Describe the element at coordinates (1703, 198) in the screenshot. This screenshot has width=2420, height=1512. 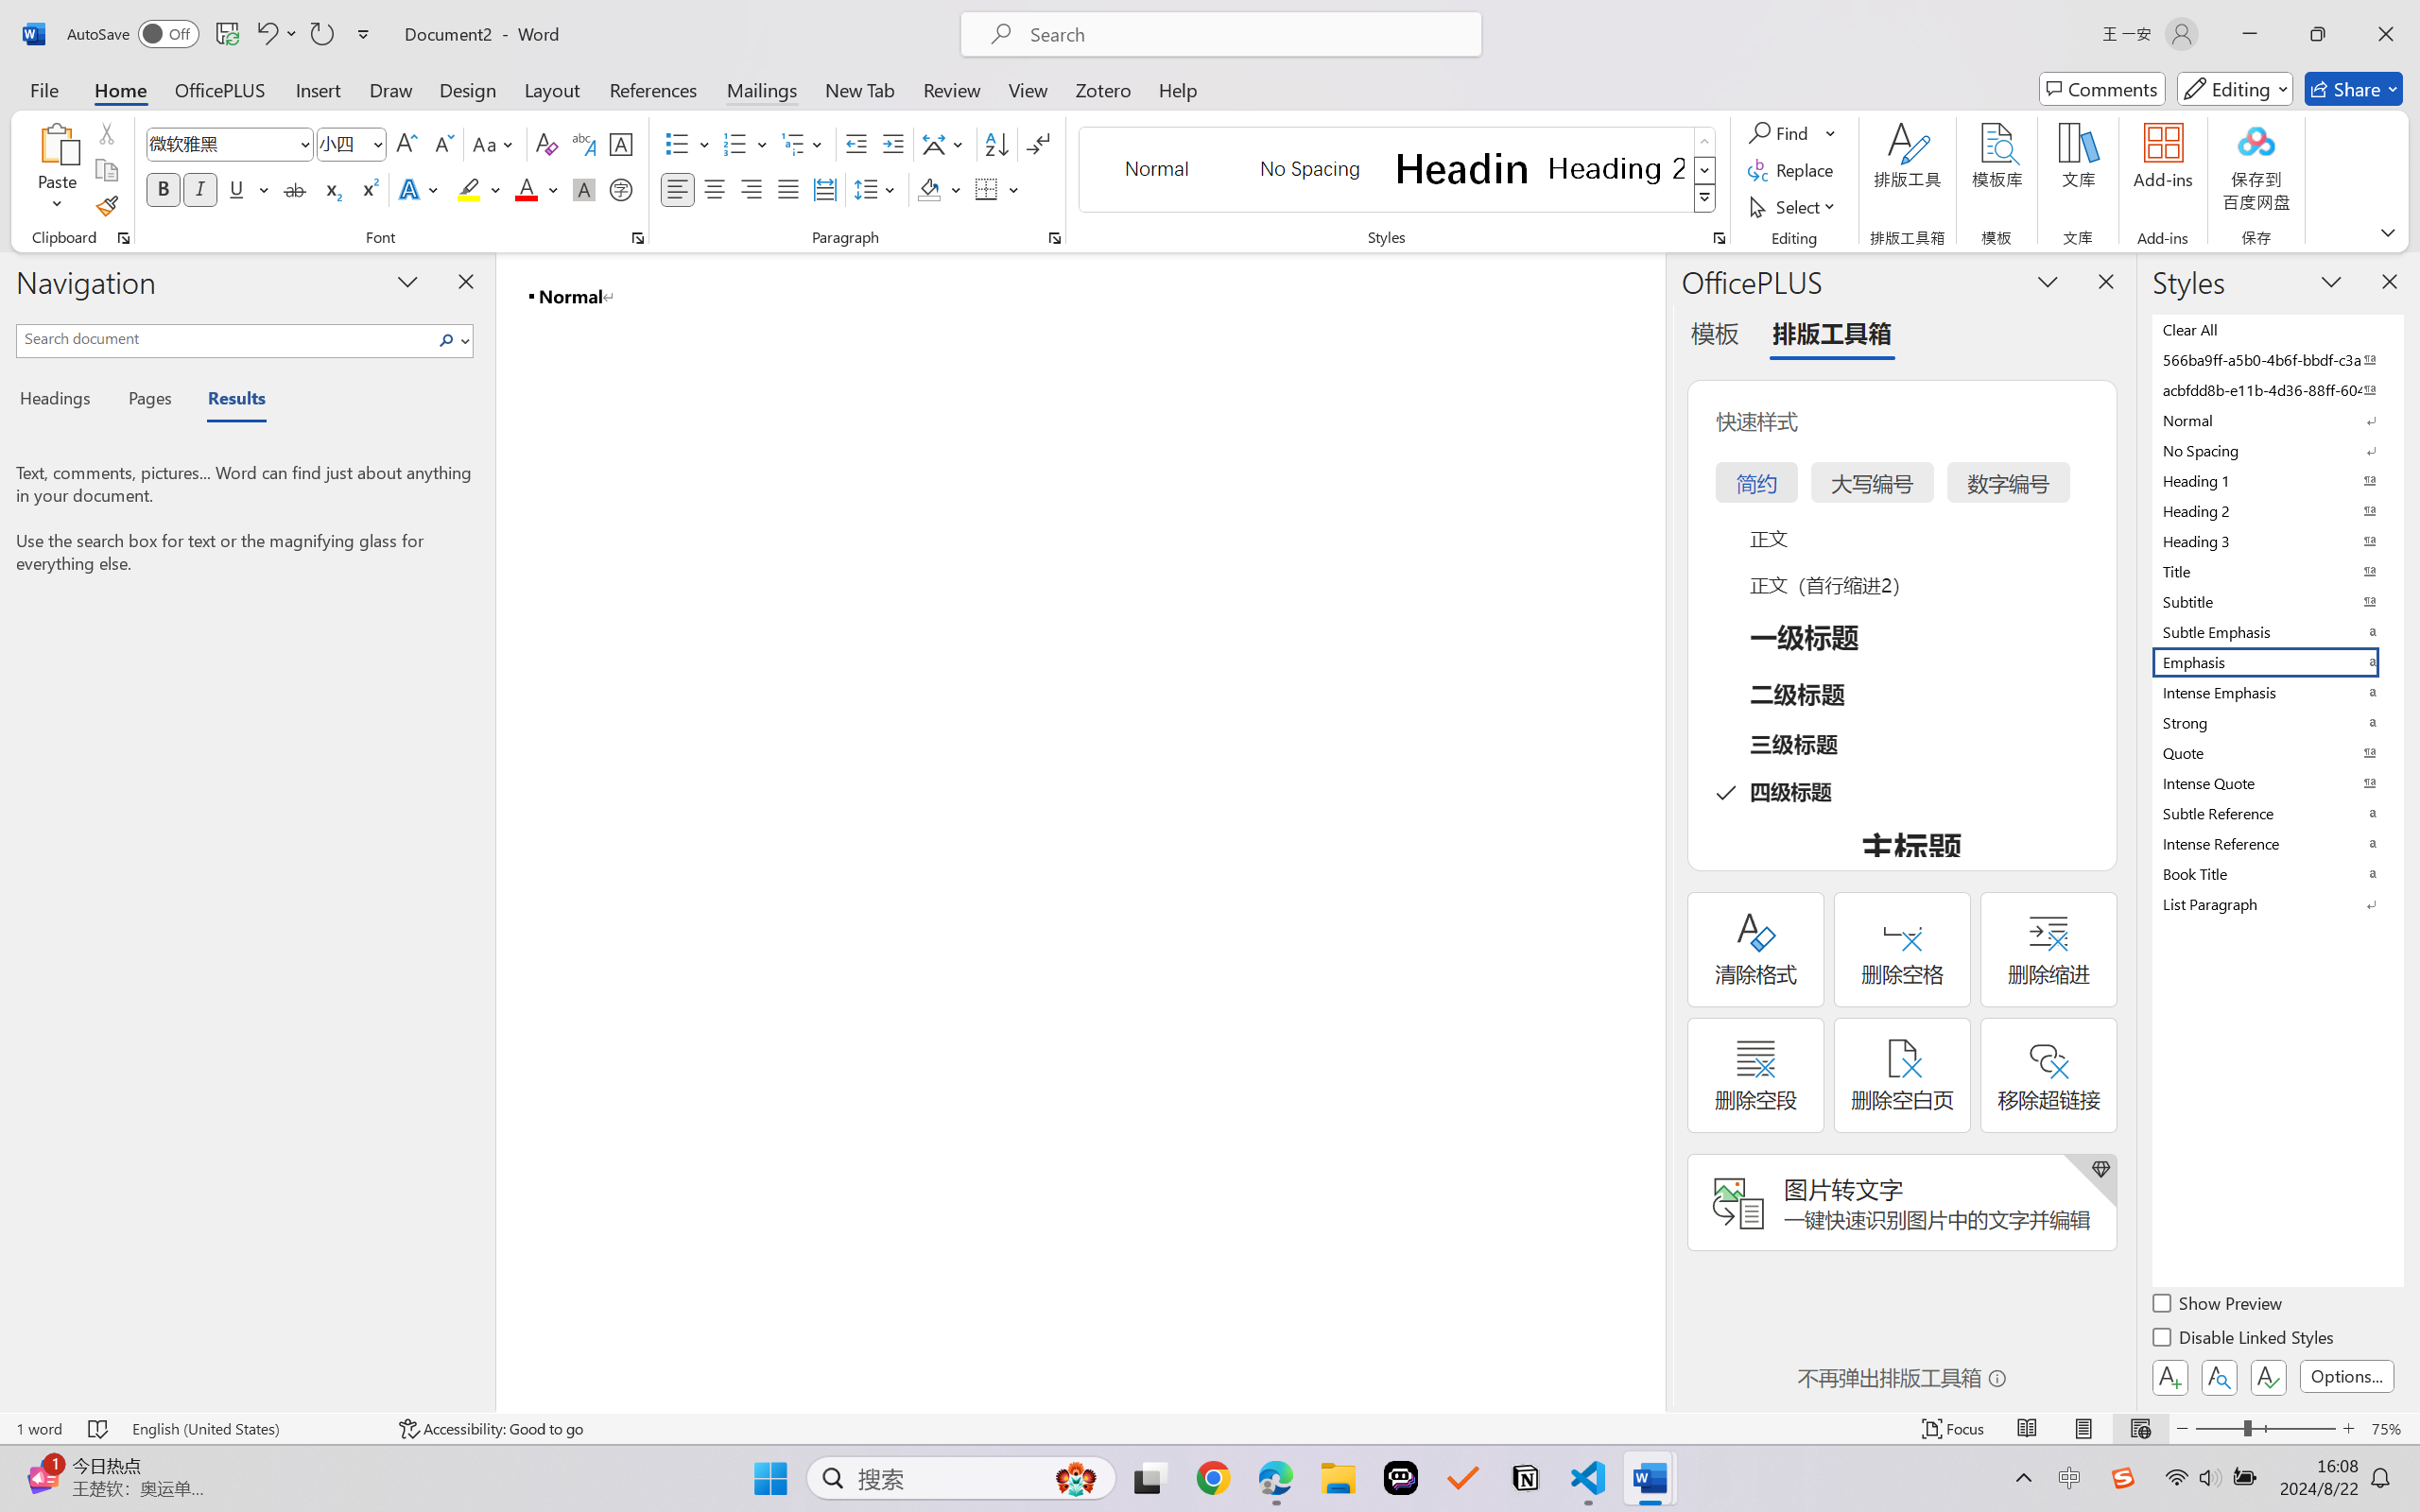
I see `'Styles'` at that location.